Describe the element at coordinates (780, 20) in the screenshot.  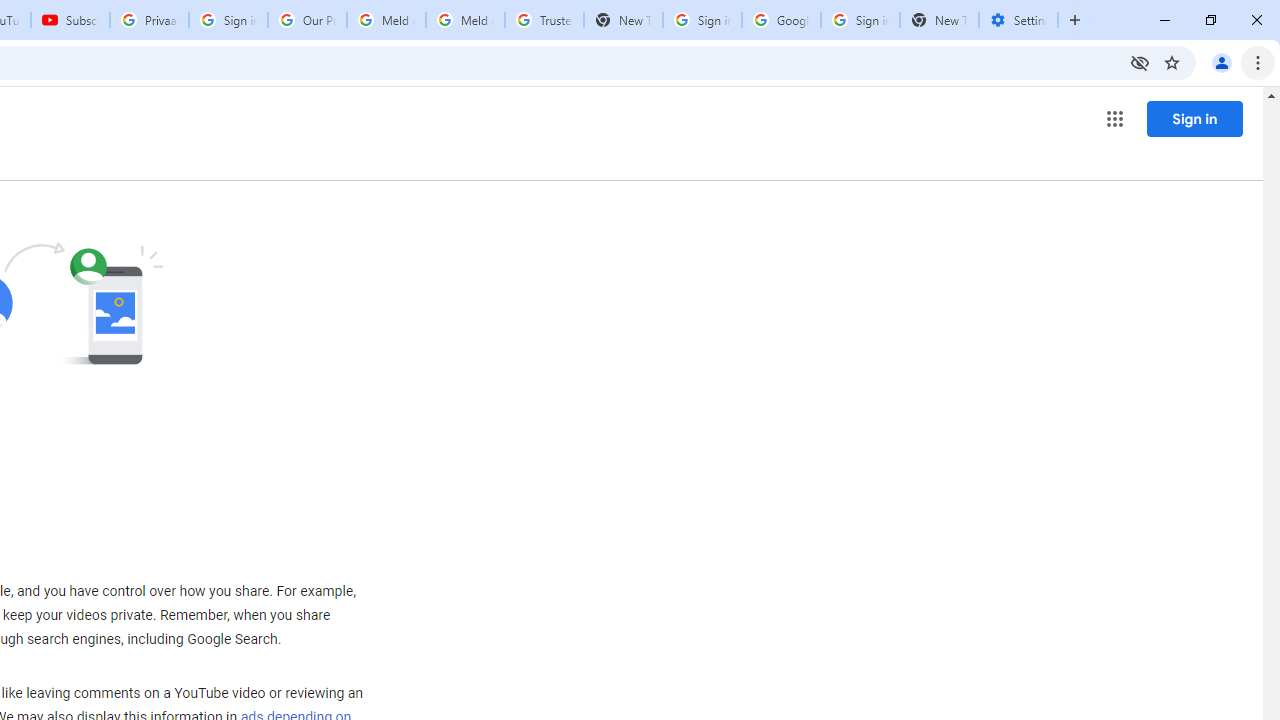
I see `'Google Cybersecurity Innovations - Google Safety Center'` at that location.